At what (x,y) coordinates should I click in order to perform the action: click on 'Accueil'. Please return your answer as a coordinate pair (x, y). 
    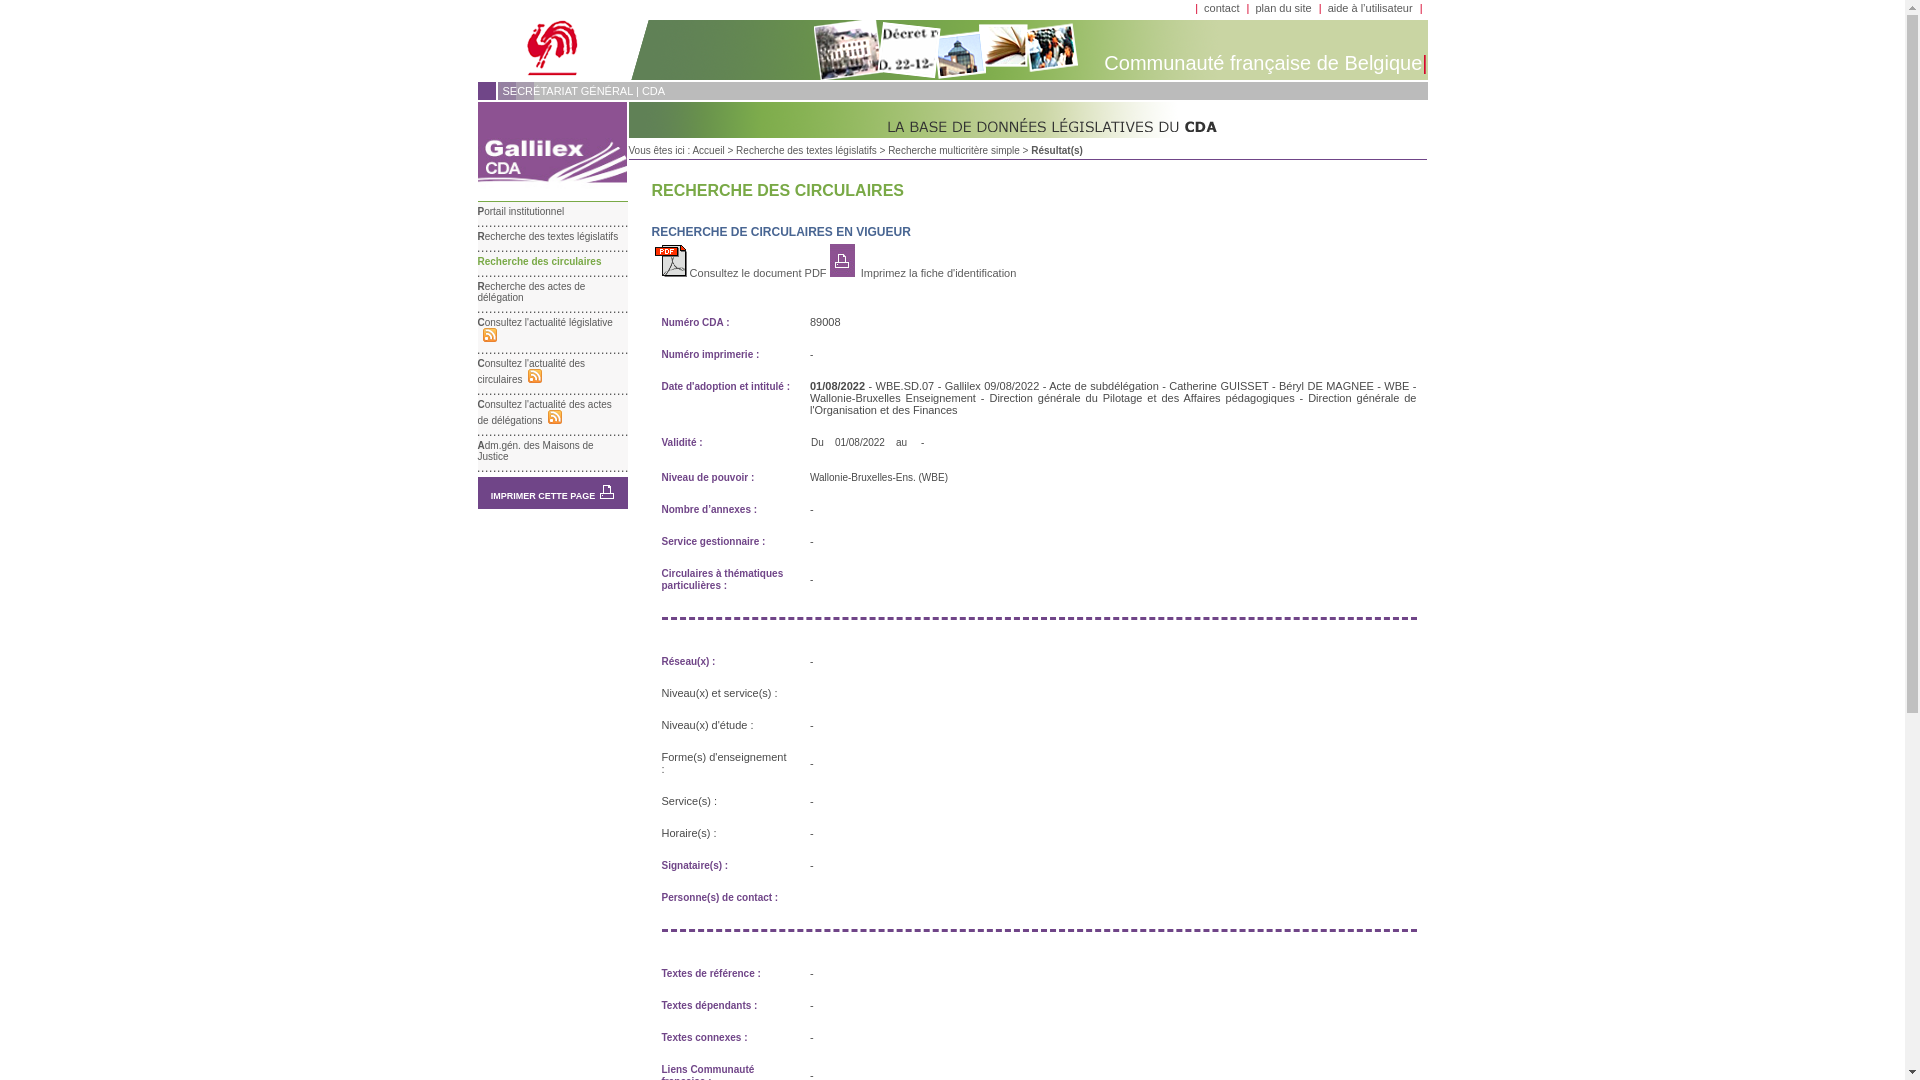
    Looking at the image, I should click on (708, 149).